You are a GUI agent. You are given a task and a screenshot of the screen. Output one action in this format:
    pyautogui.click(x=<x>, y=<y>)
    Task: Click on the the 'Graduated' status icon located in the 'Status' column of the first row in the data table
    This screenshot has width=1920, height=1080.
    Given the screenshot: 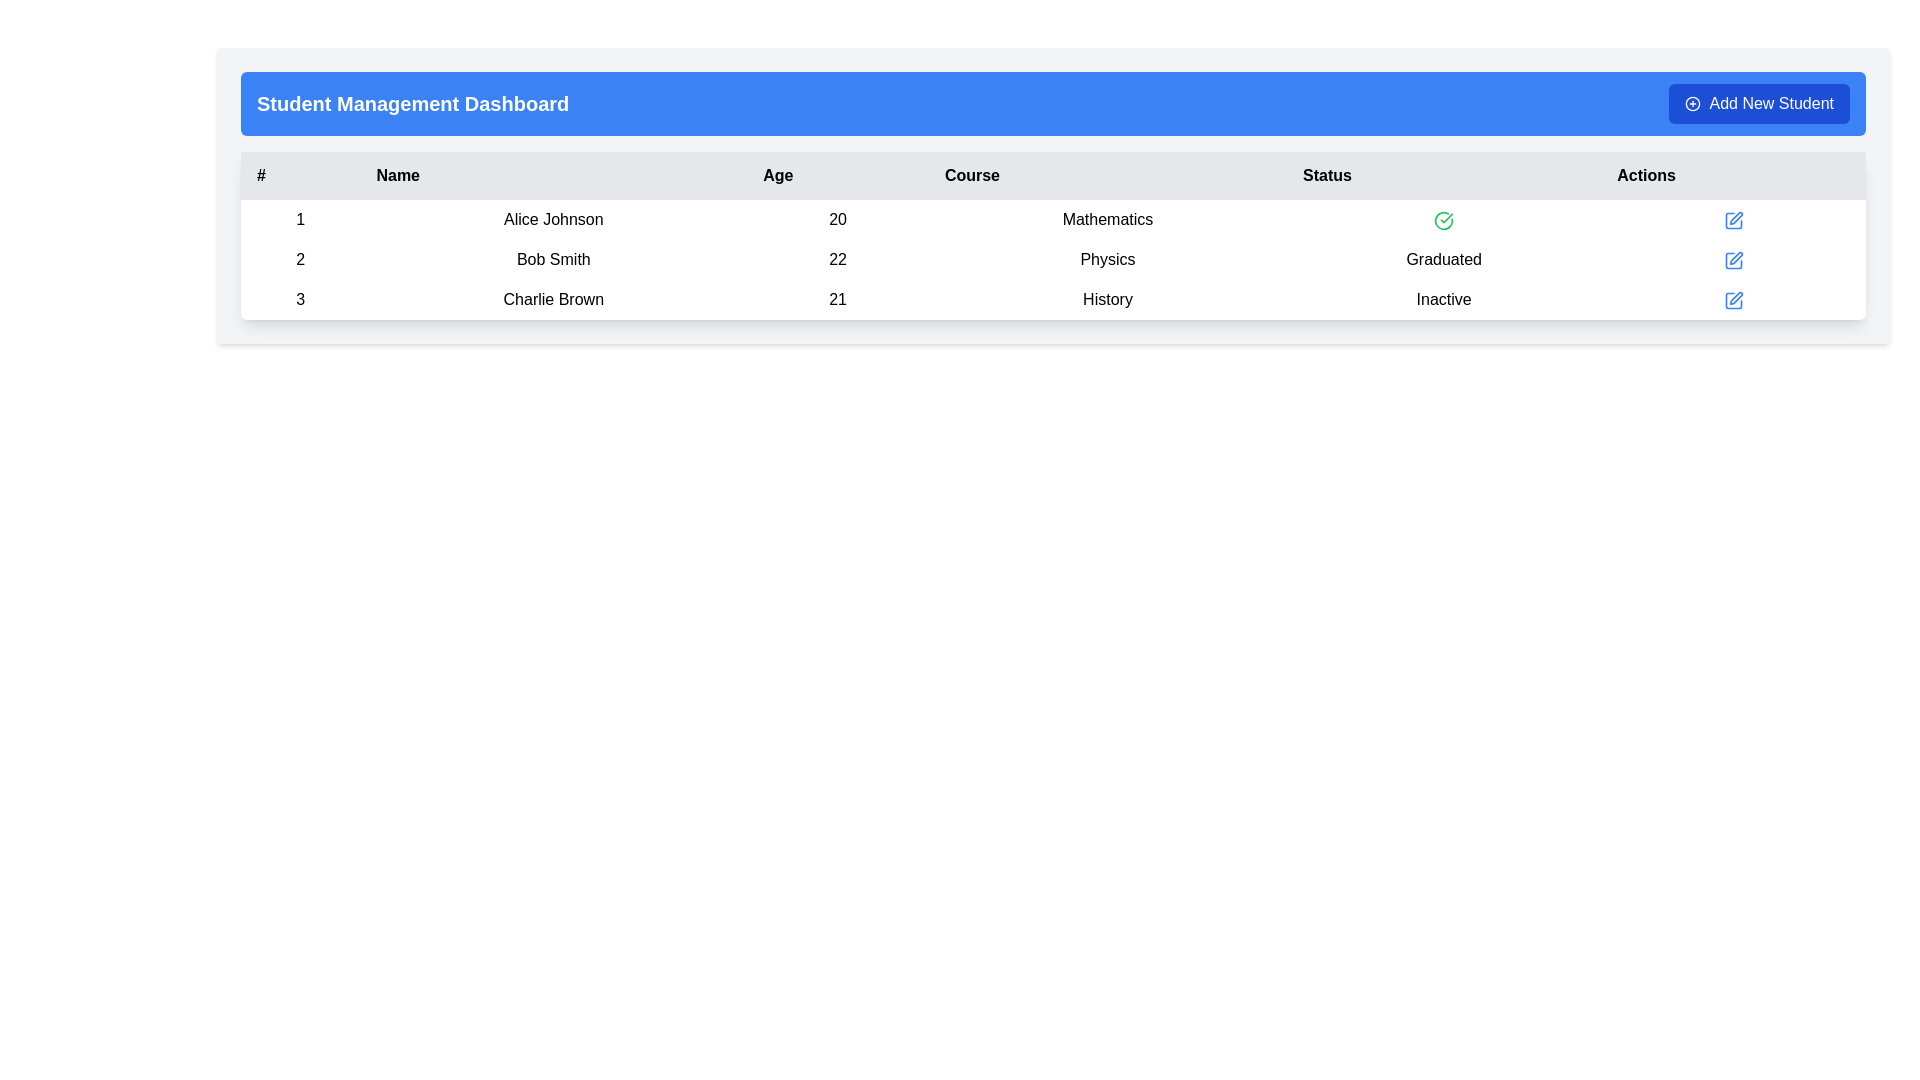 What is the action you would take?
    pyautogui.click(x=1444, y=220)
    